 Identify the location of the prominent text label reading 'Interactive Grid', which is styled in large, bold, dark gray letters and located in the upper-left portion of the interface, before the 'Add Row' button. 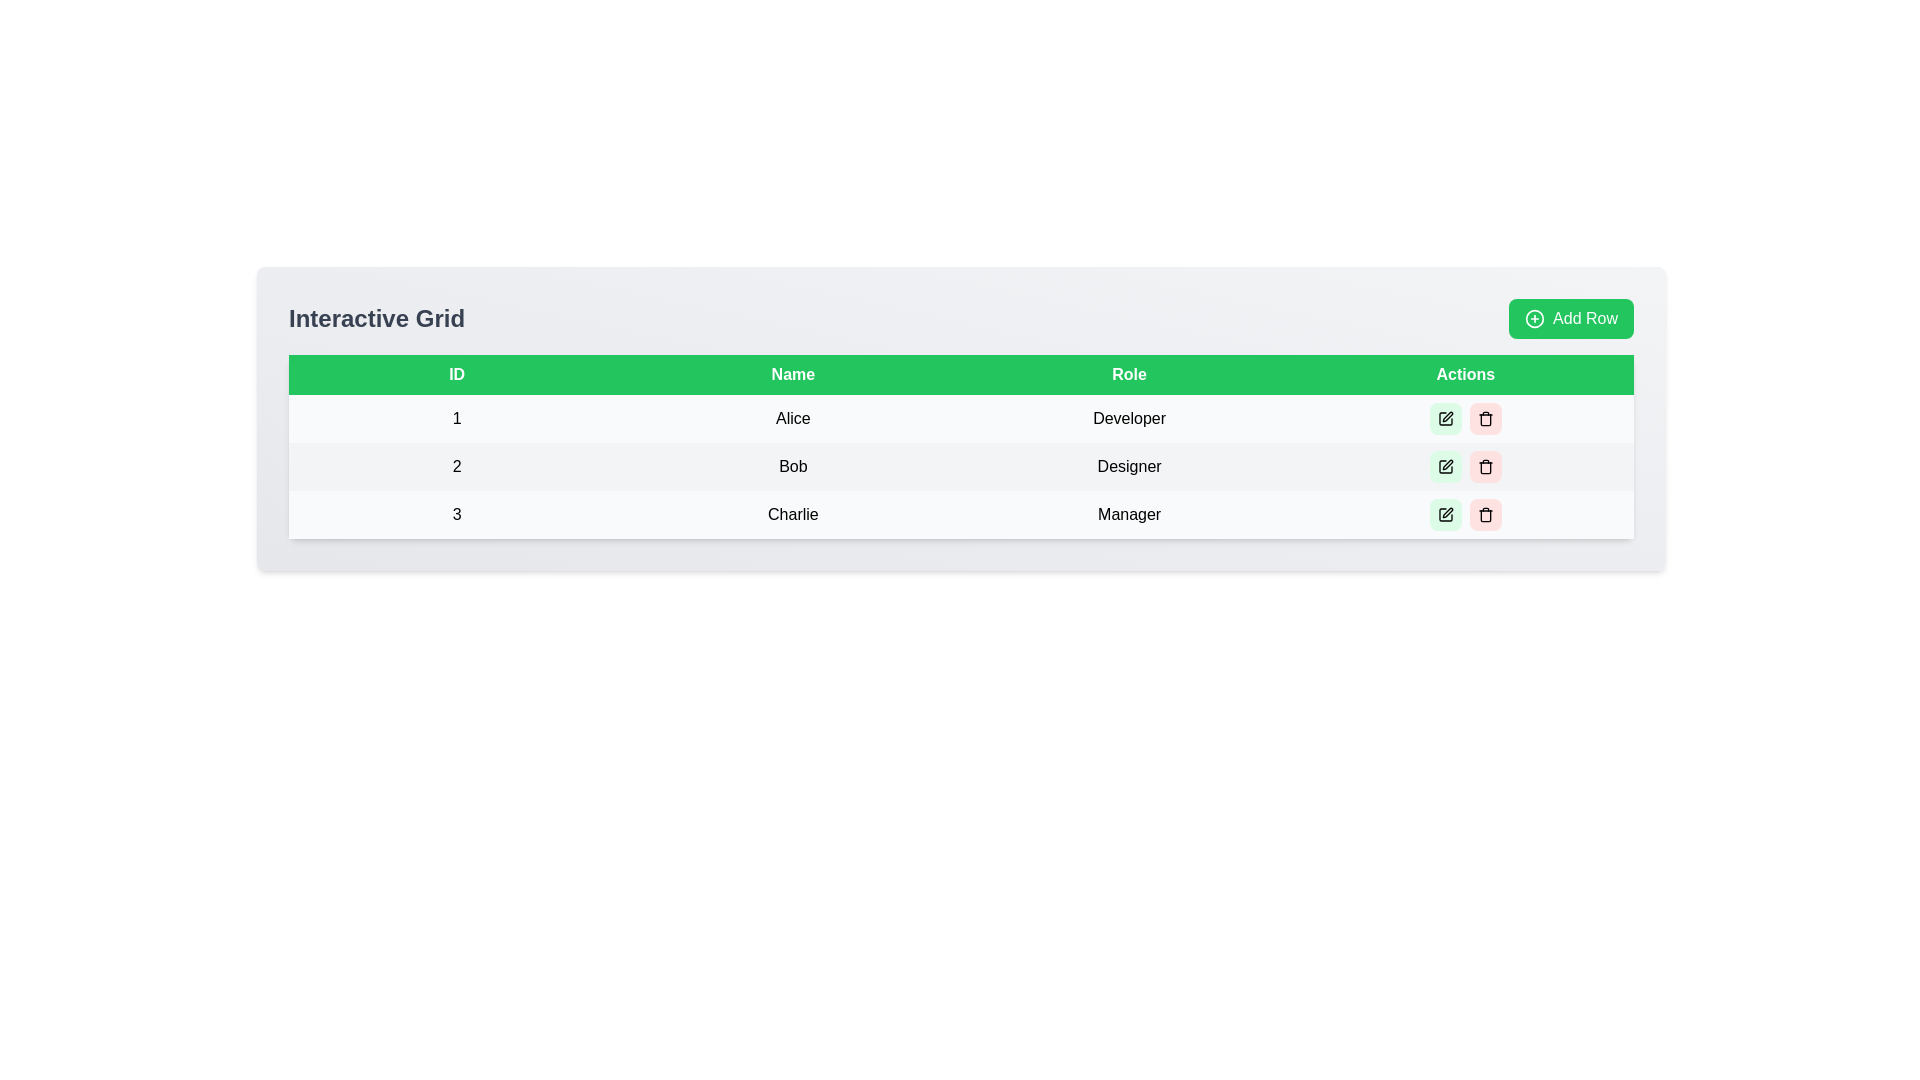
(377, 318).